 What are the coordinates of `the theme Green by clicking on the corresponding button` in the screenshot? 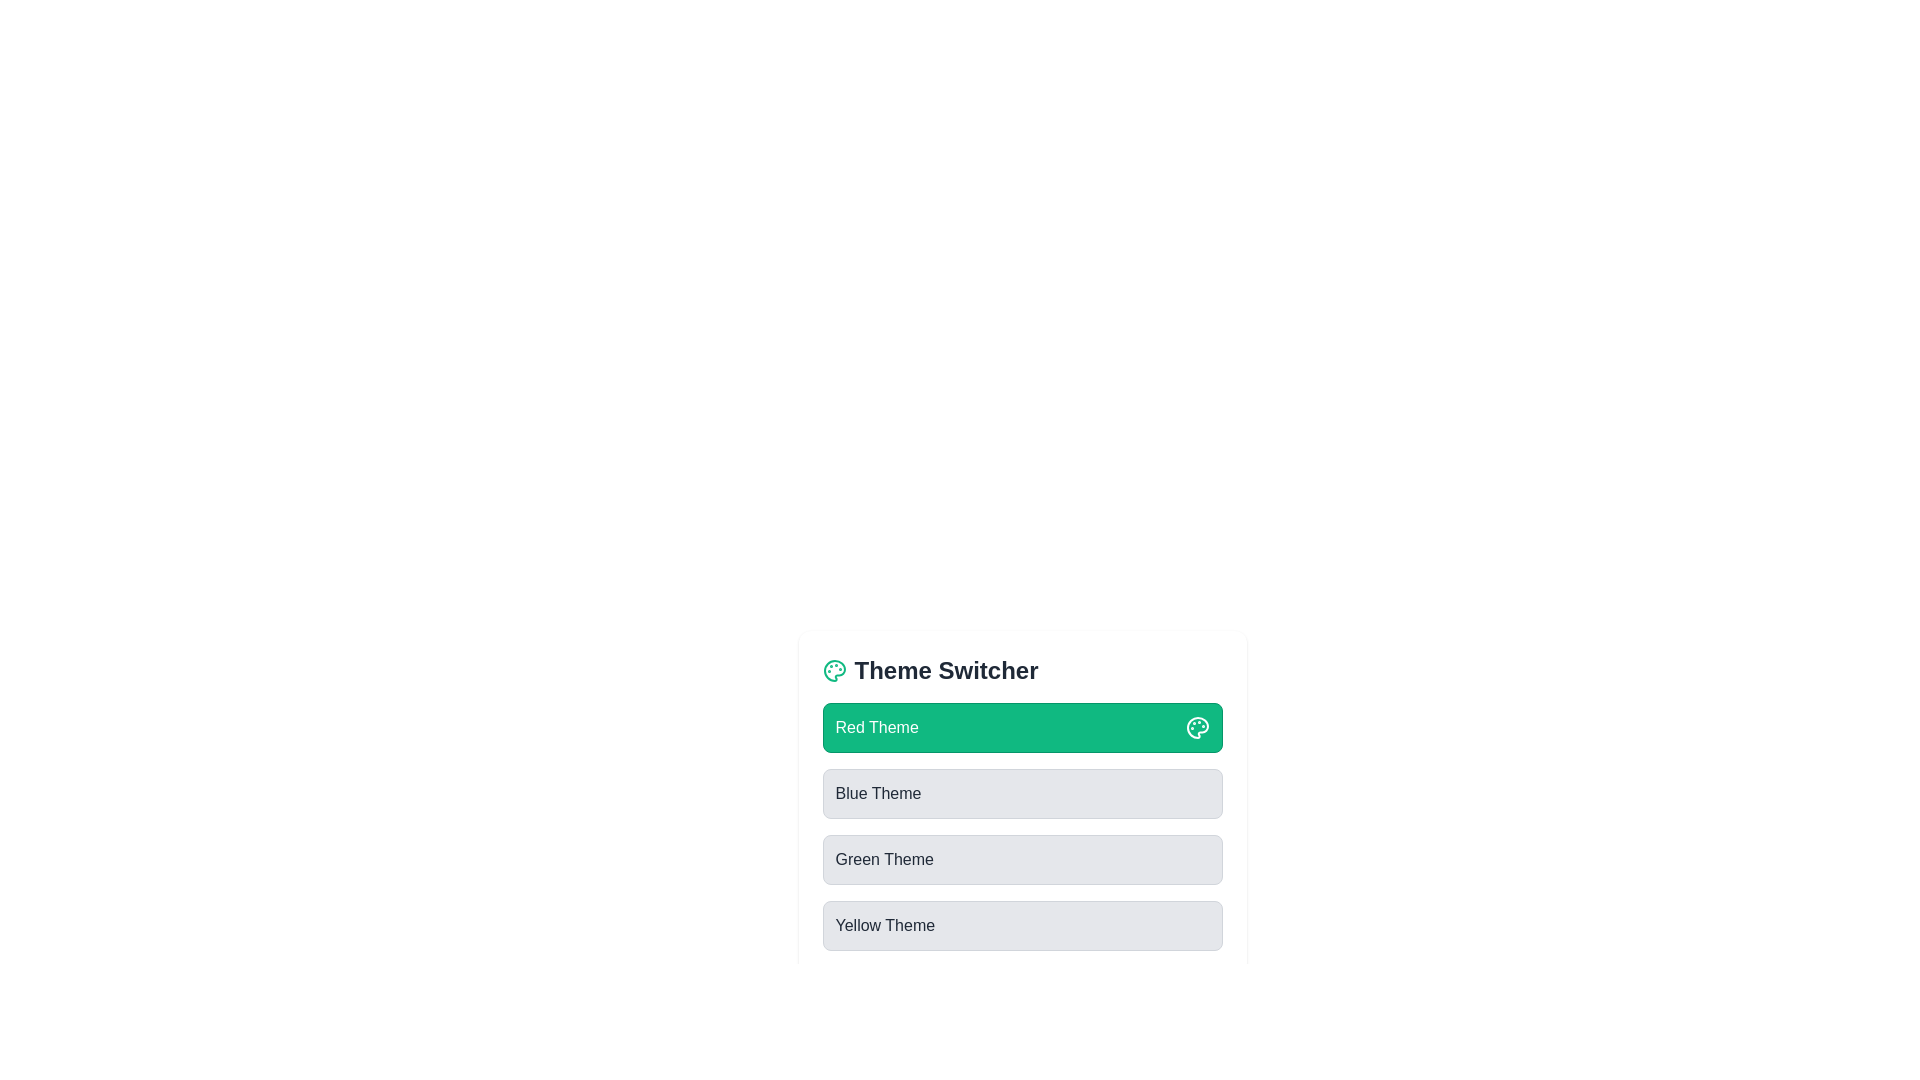 It's located at (1022, 859).